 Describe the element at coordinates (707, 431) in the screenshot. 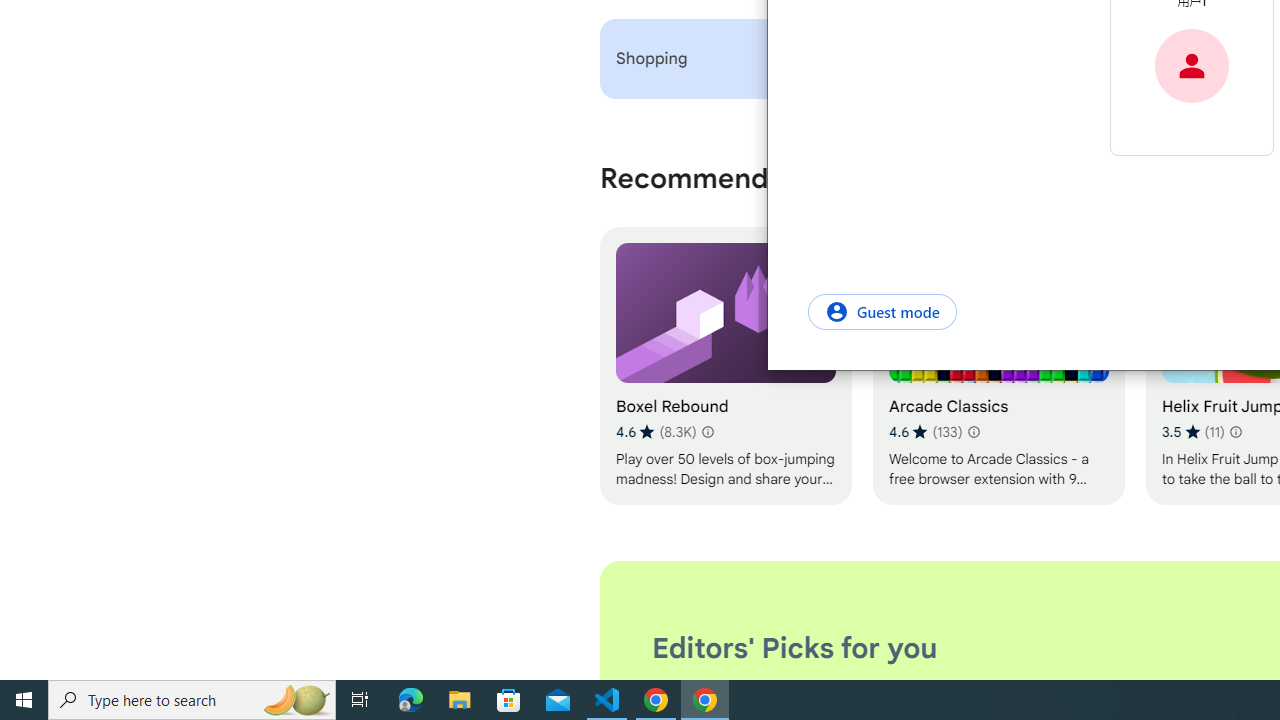

I see `'Learn more about results and reviews "Boxel Rebound"'` at that location.